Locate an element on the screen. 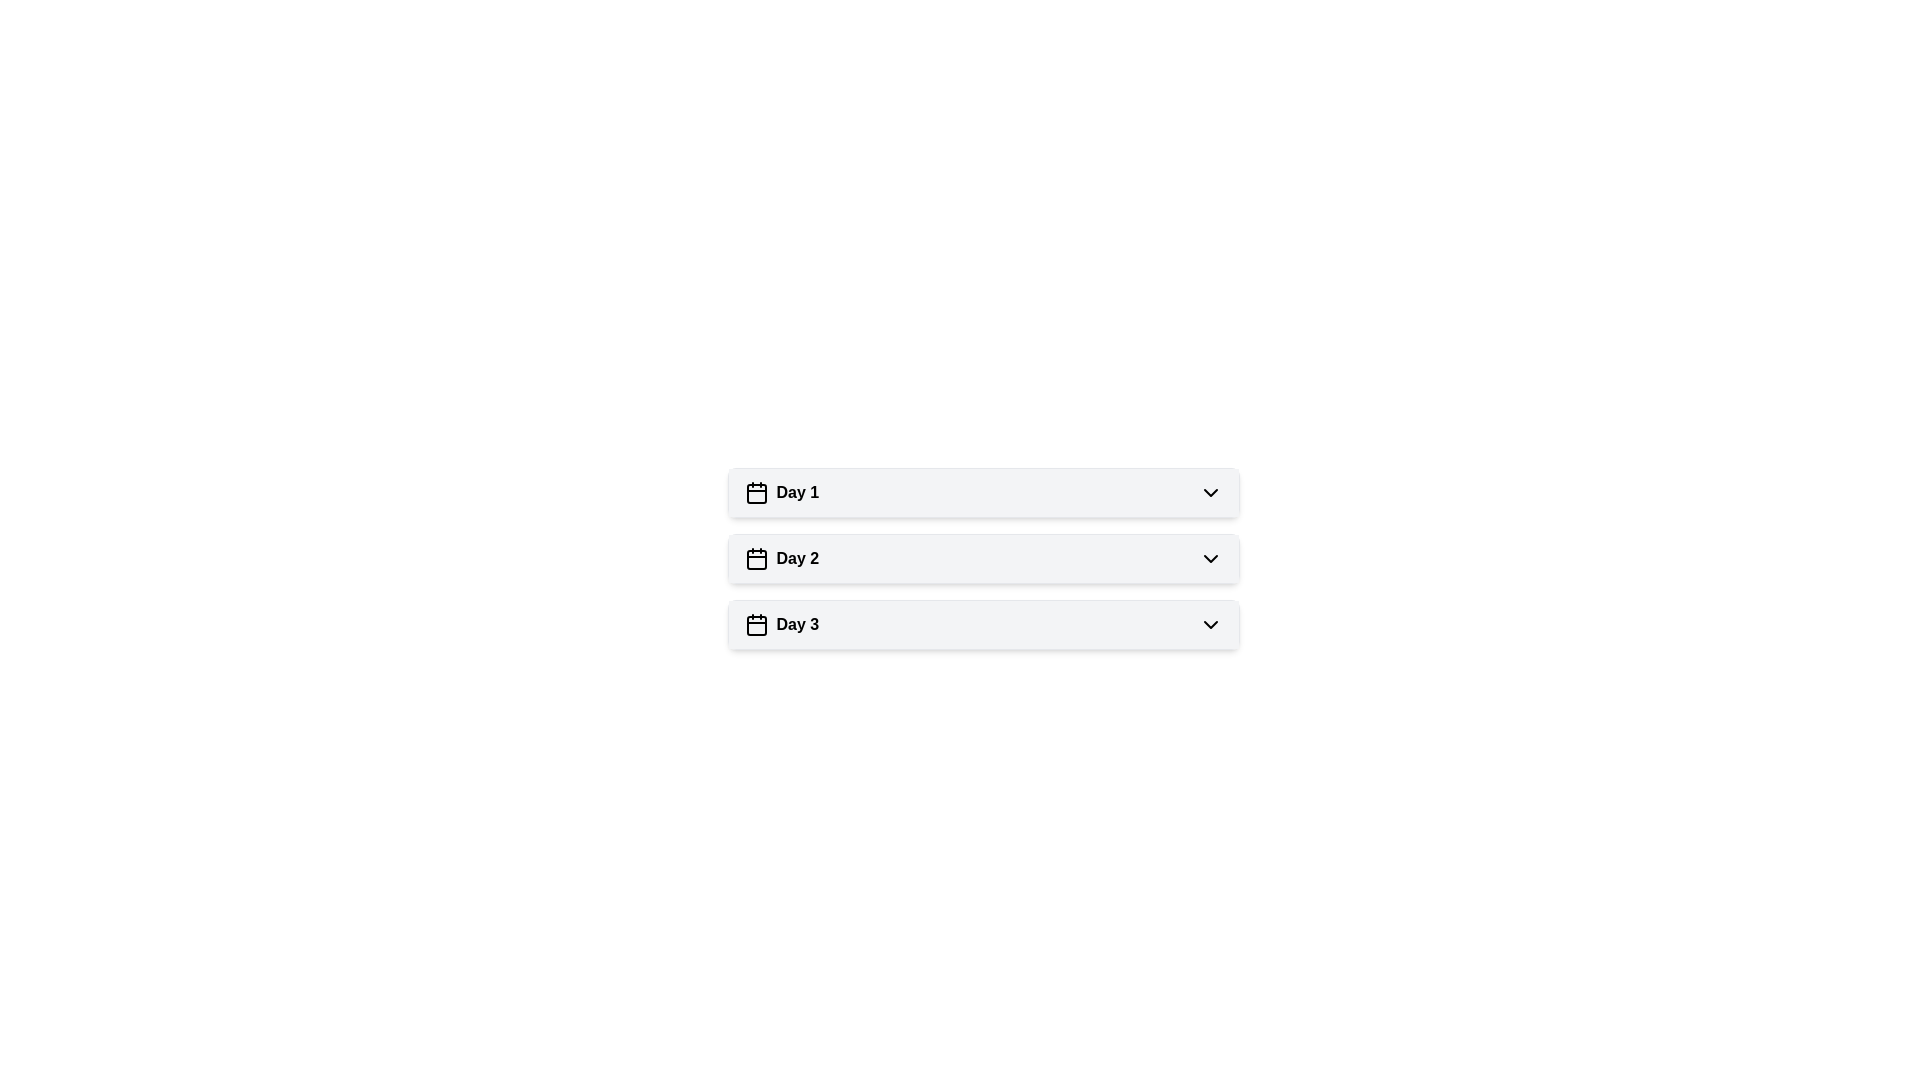 Image resolution: width=1920 pixels, height=1080 pixels. the calendar icon that serves as a visual indicator for the date functionality associated with 'Day 1' is located at coordinates (755, 493).